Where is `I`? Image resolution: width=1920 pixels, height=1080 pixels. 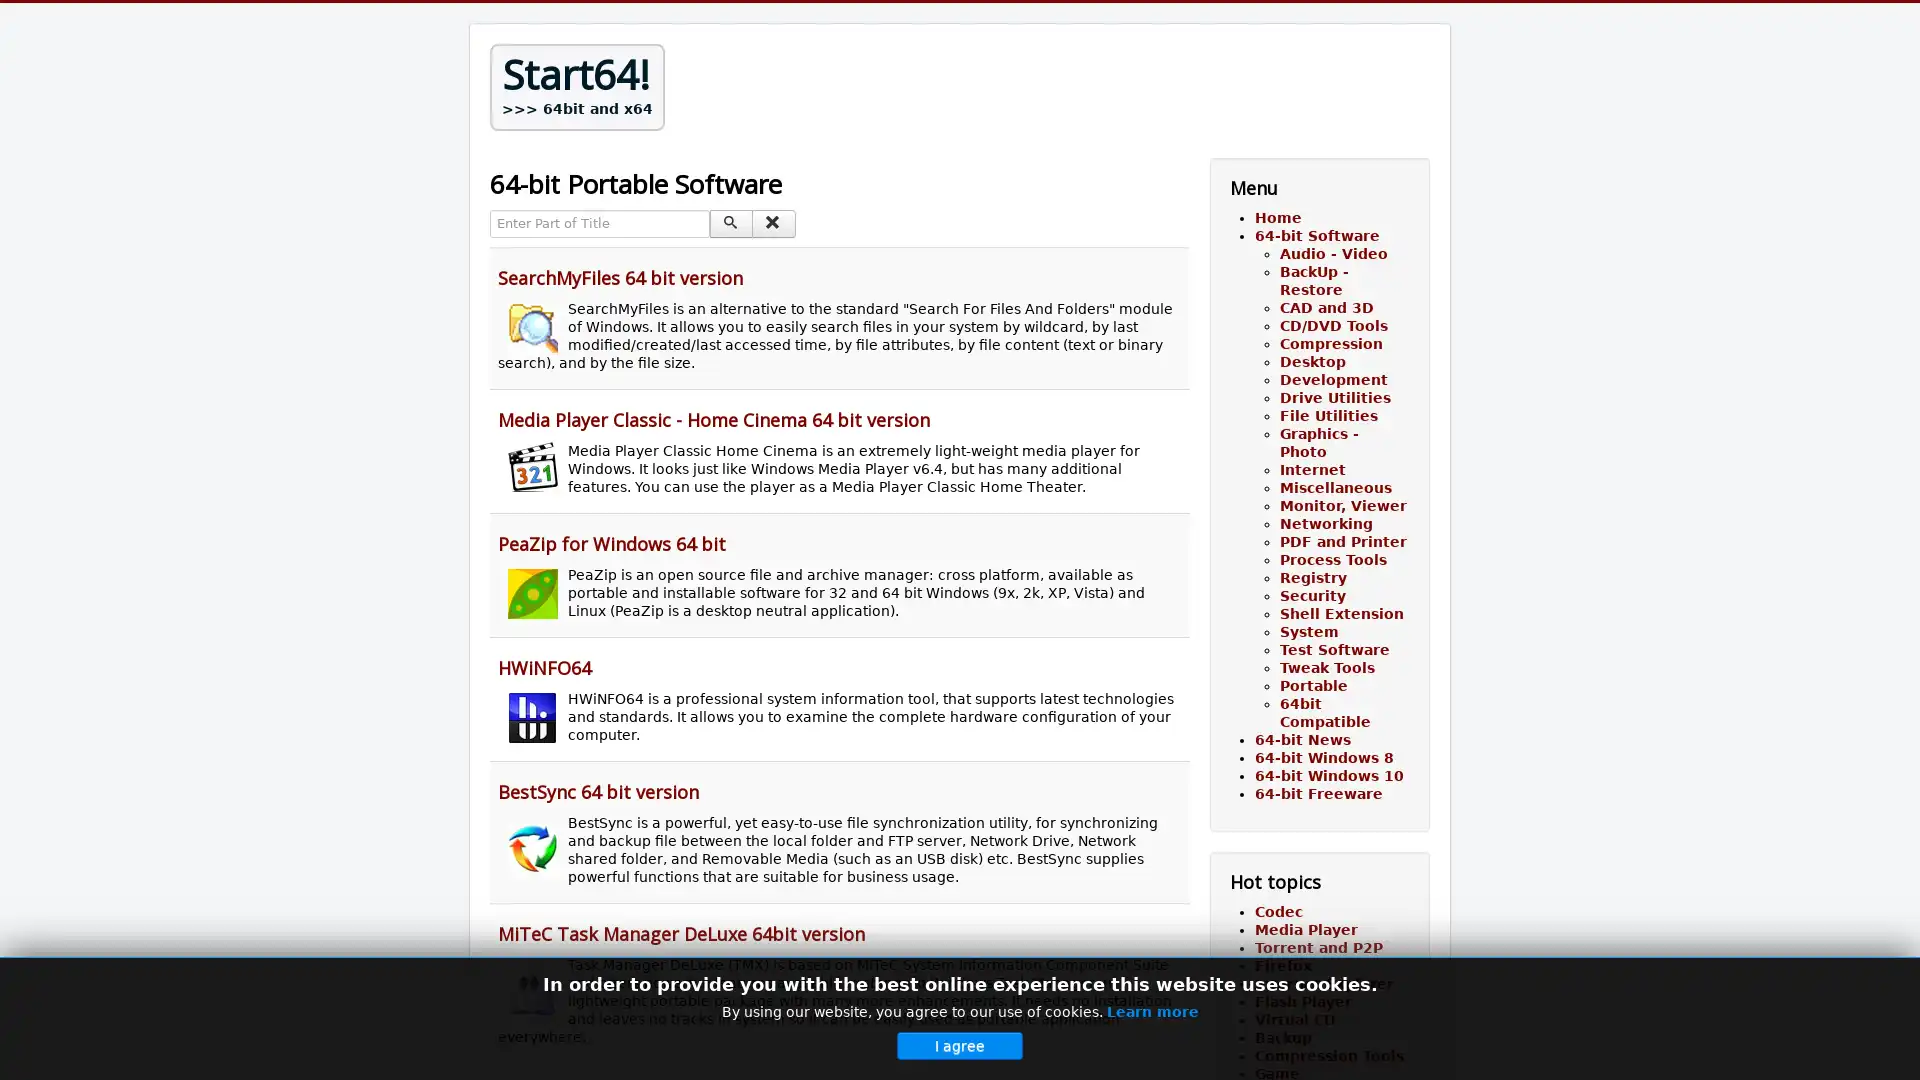 I is located at coordinates (772, 223).